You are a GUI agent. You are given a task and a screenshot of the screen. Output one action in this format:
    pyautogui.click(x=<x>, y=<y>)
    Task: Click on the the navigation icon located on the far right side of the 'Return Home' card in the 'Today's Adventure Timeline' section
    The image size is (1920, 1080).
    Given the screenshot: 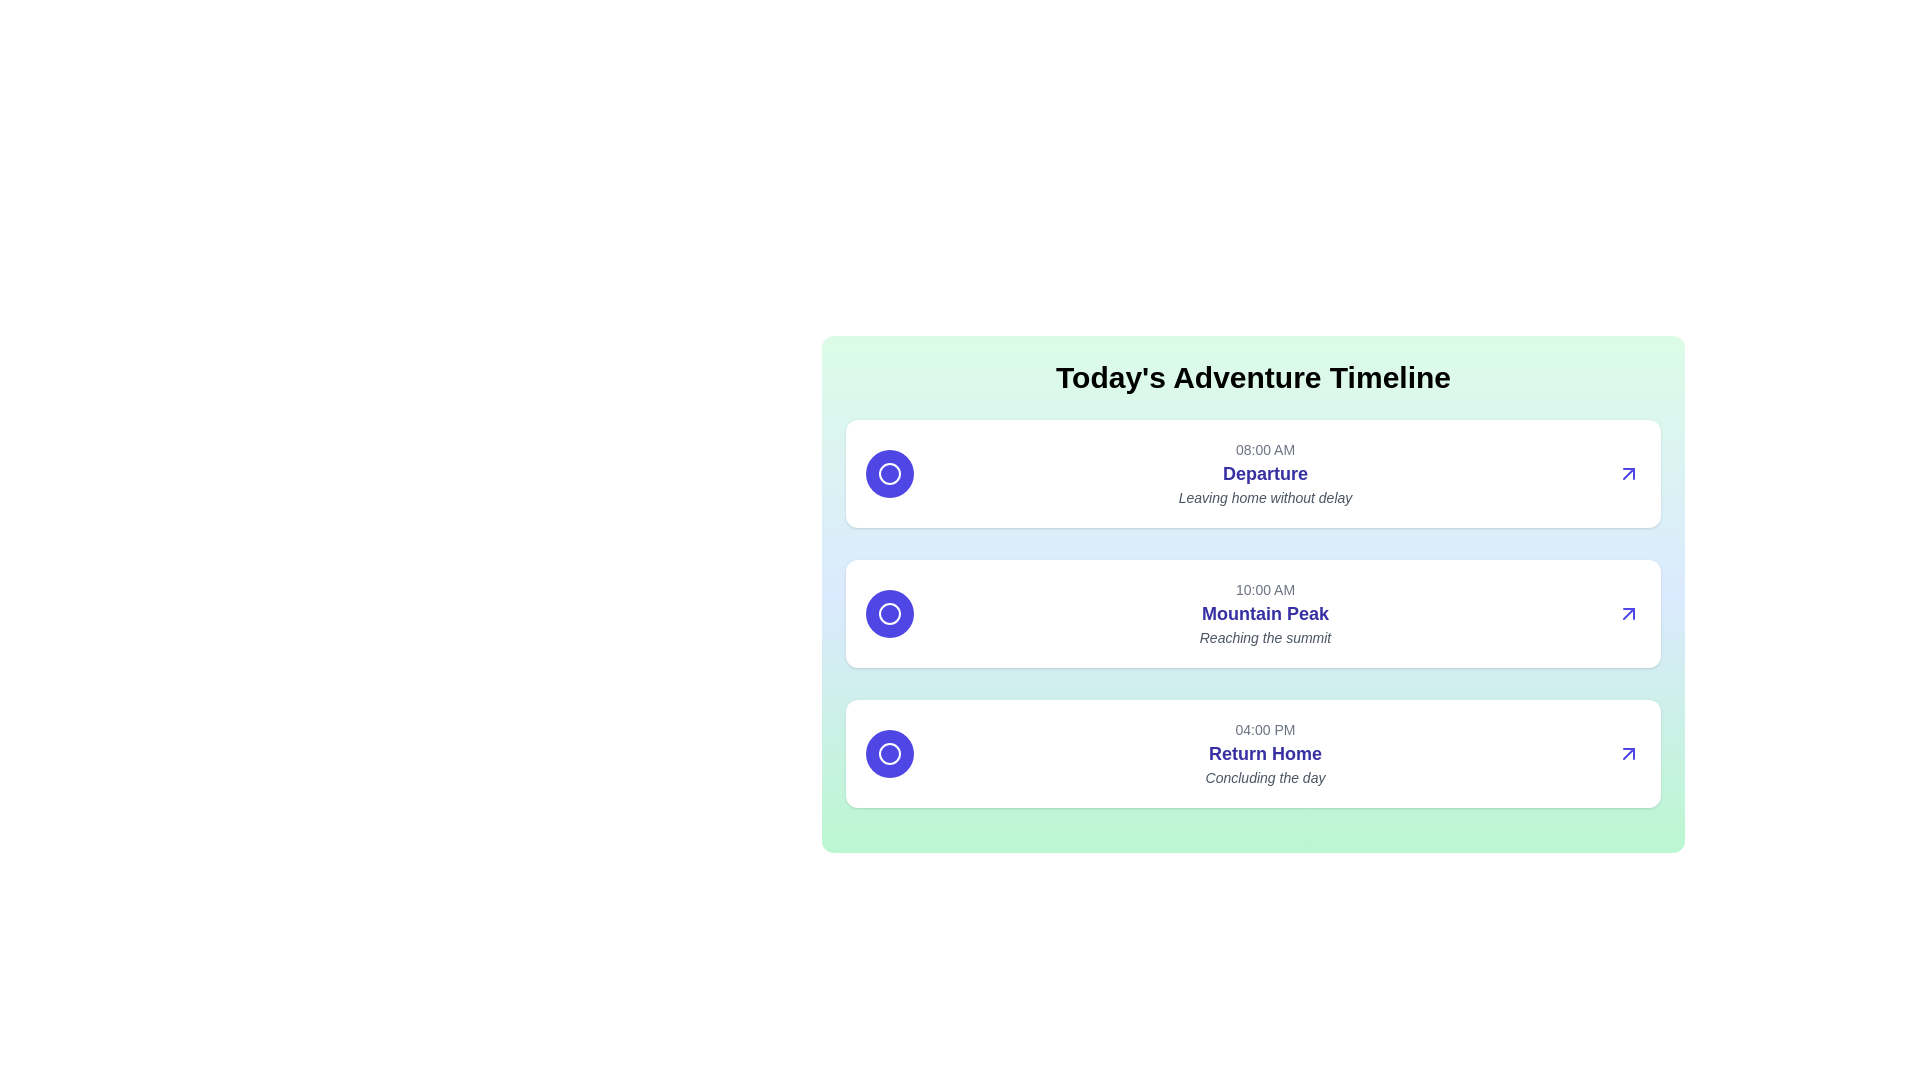 What is the action you would take?
    pyautogui.click(x=1628, y=753)
    